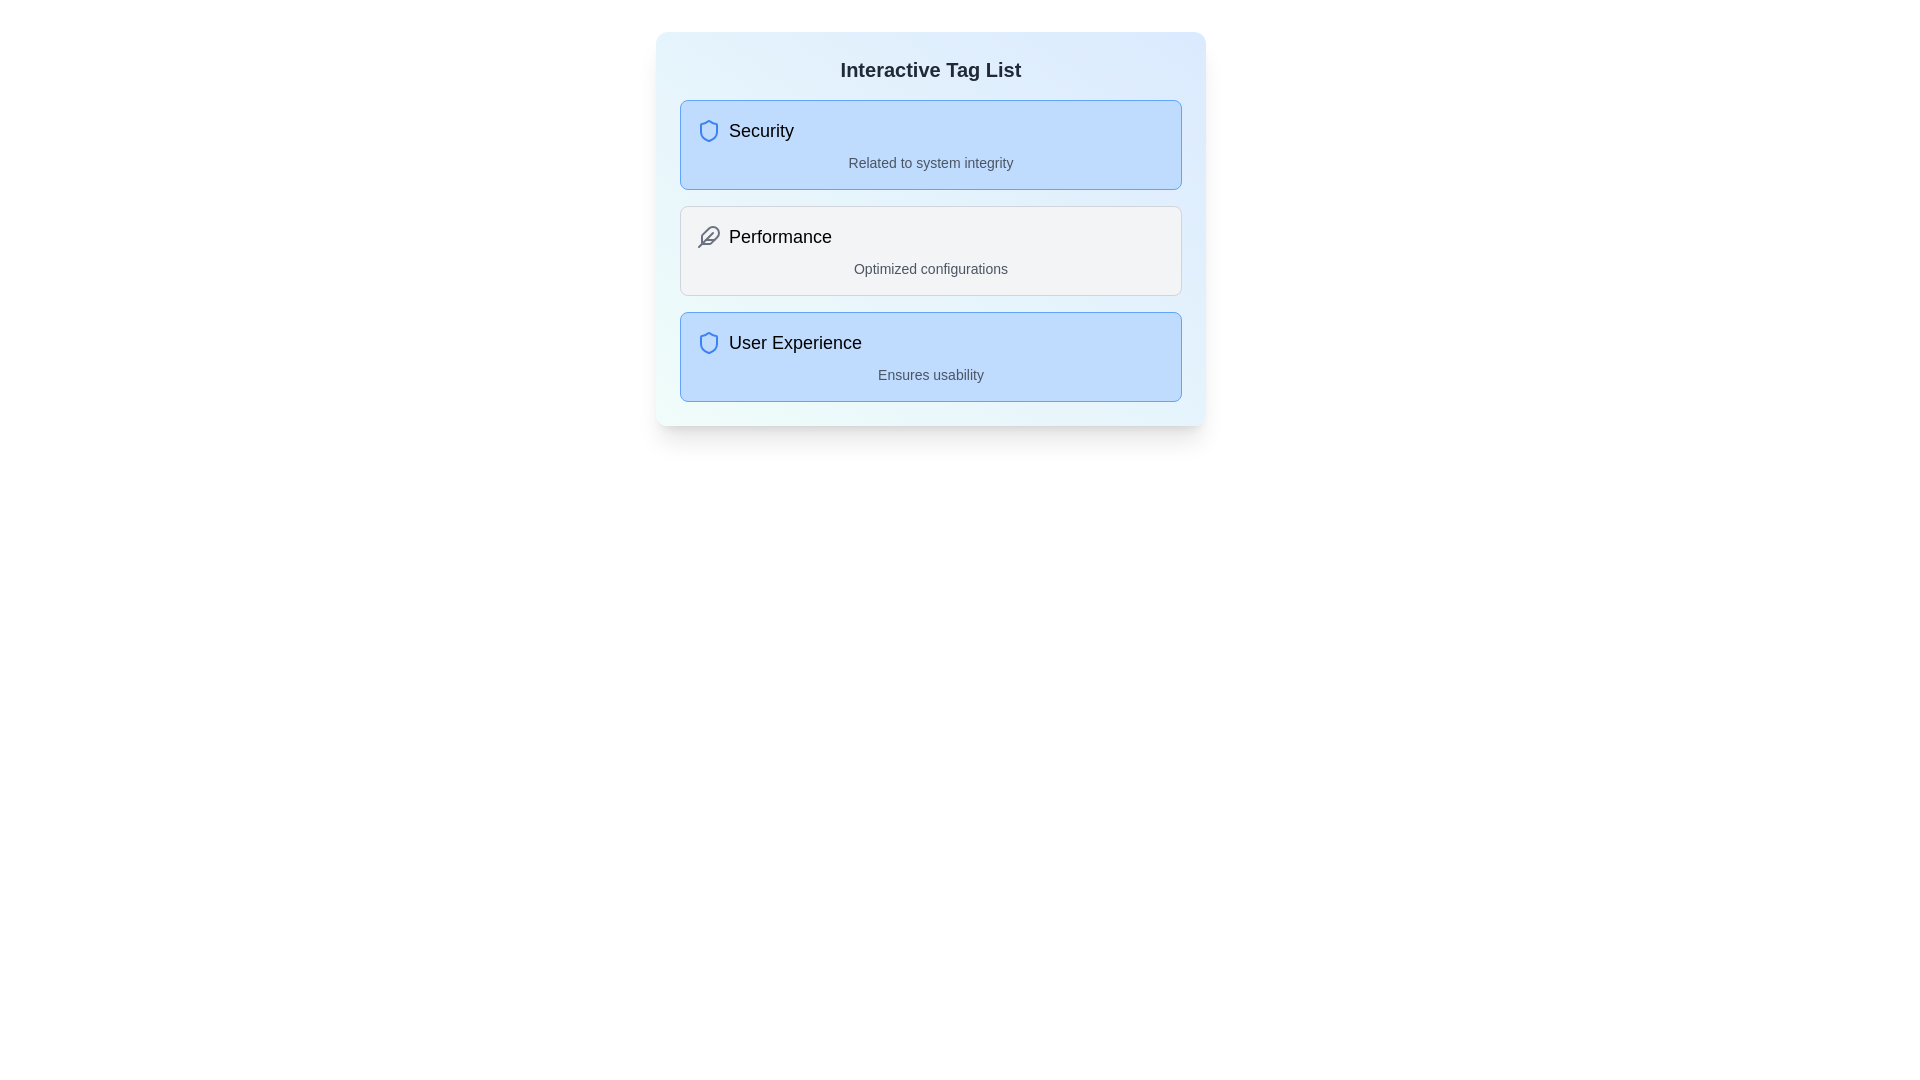 This screenshot has height=1080, width=1920. What do you see at coordinates (709, 235) in the screenshot?
I see `the tag by clicking on its icon, identified by the tag name Performance` at bounding box center [709, 235].